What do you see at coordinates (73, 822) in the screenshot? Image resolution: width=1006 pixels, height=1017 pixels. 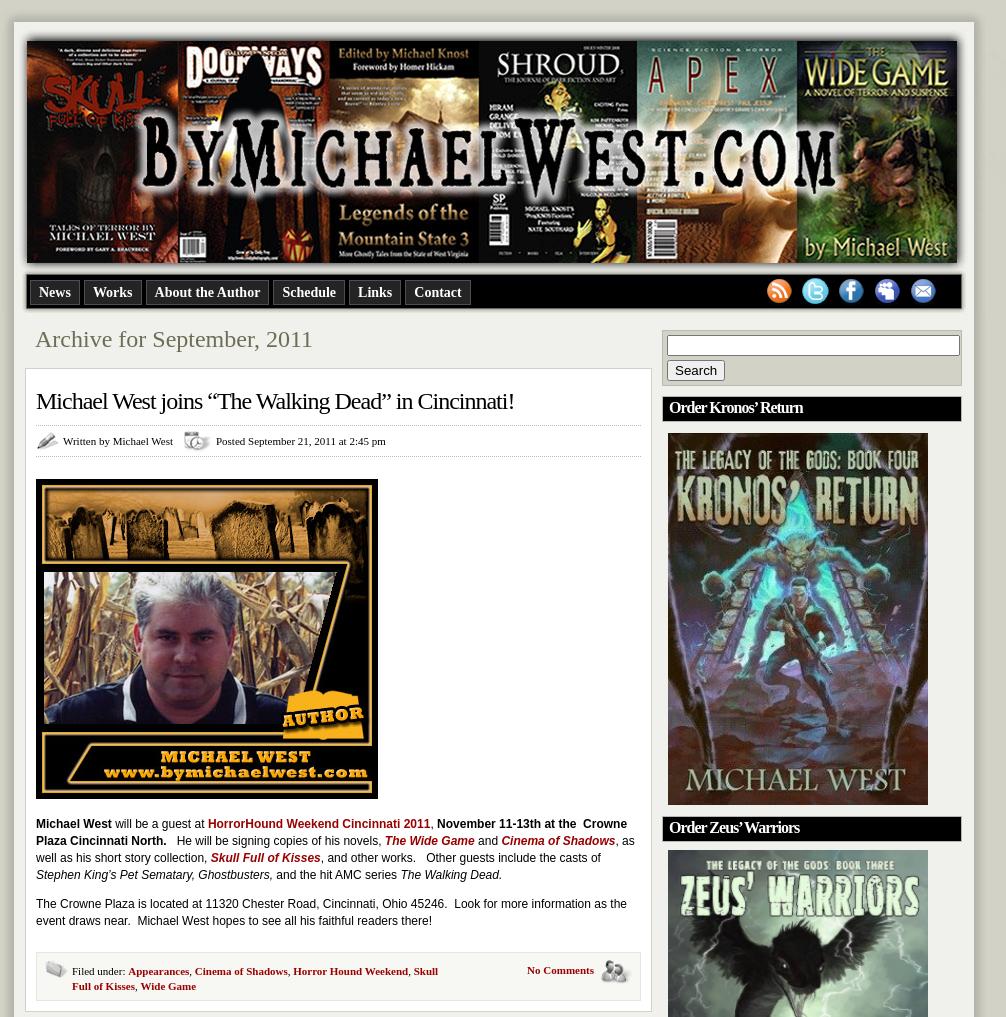 I see `'Michael West'` at bounding box center [73, 822].